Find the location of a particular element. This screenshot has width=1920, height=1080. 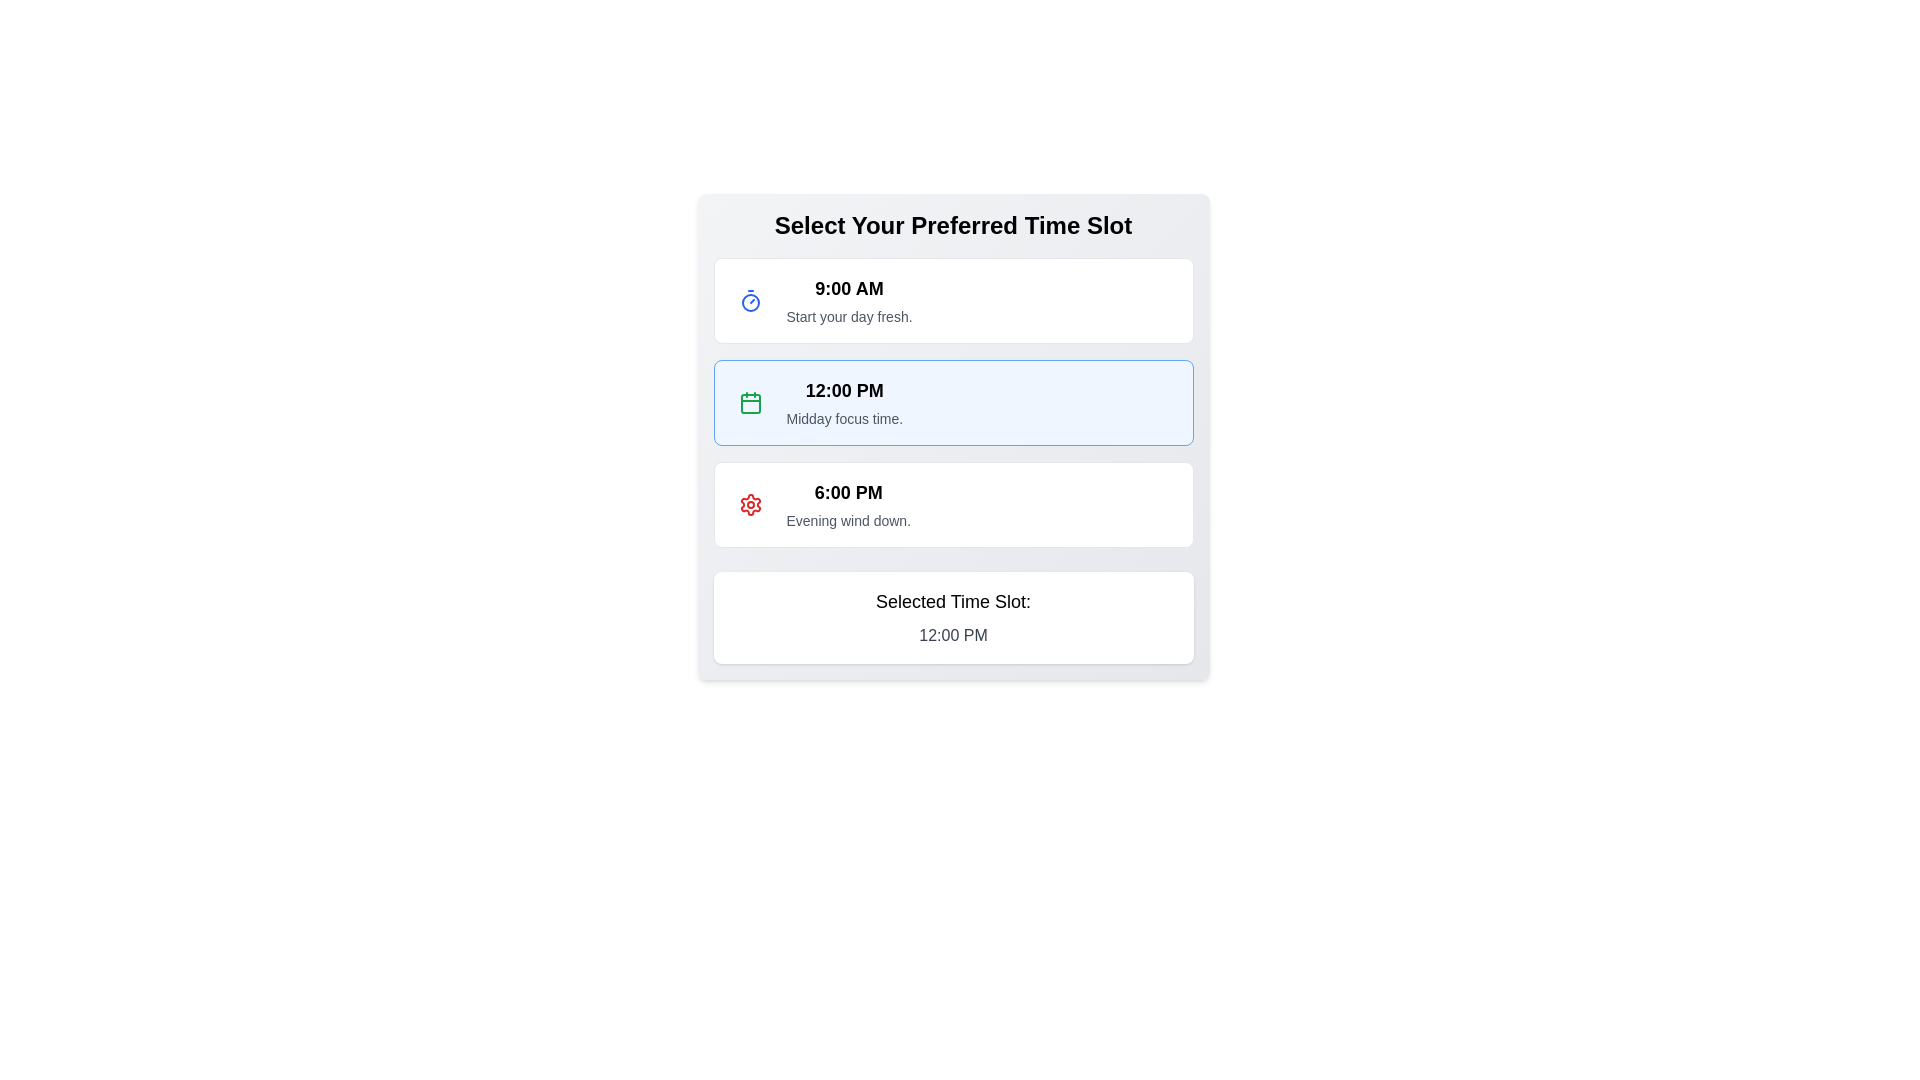

the selectable time slot option text block located at the topmost section above '12:00 PM' and '6:00 PM' is located at coordinates (849, 300).